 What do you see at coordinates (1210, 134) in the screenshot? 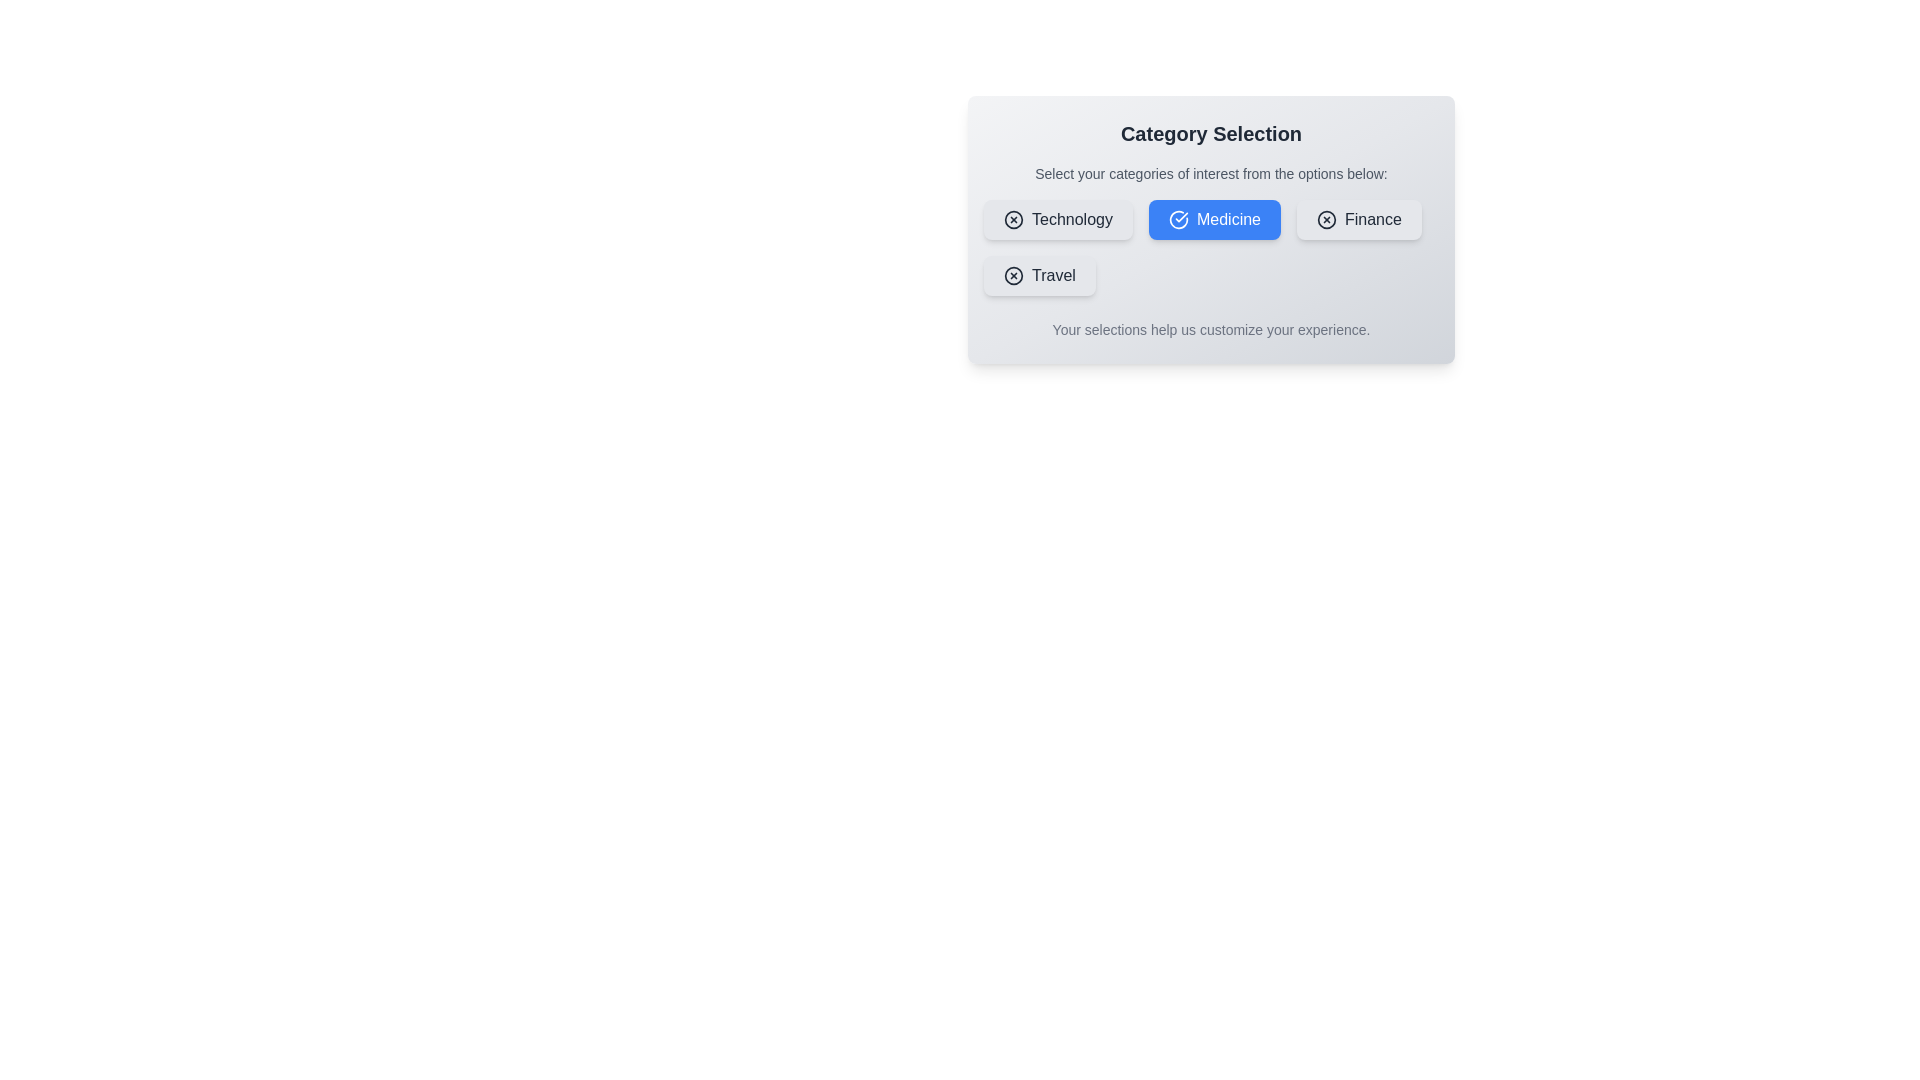
I see `the heading text 'Category Selection' to focus on it` at bounding box center [1210, 134].